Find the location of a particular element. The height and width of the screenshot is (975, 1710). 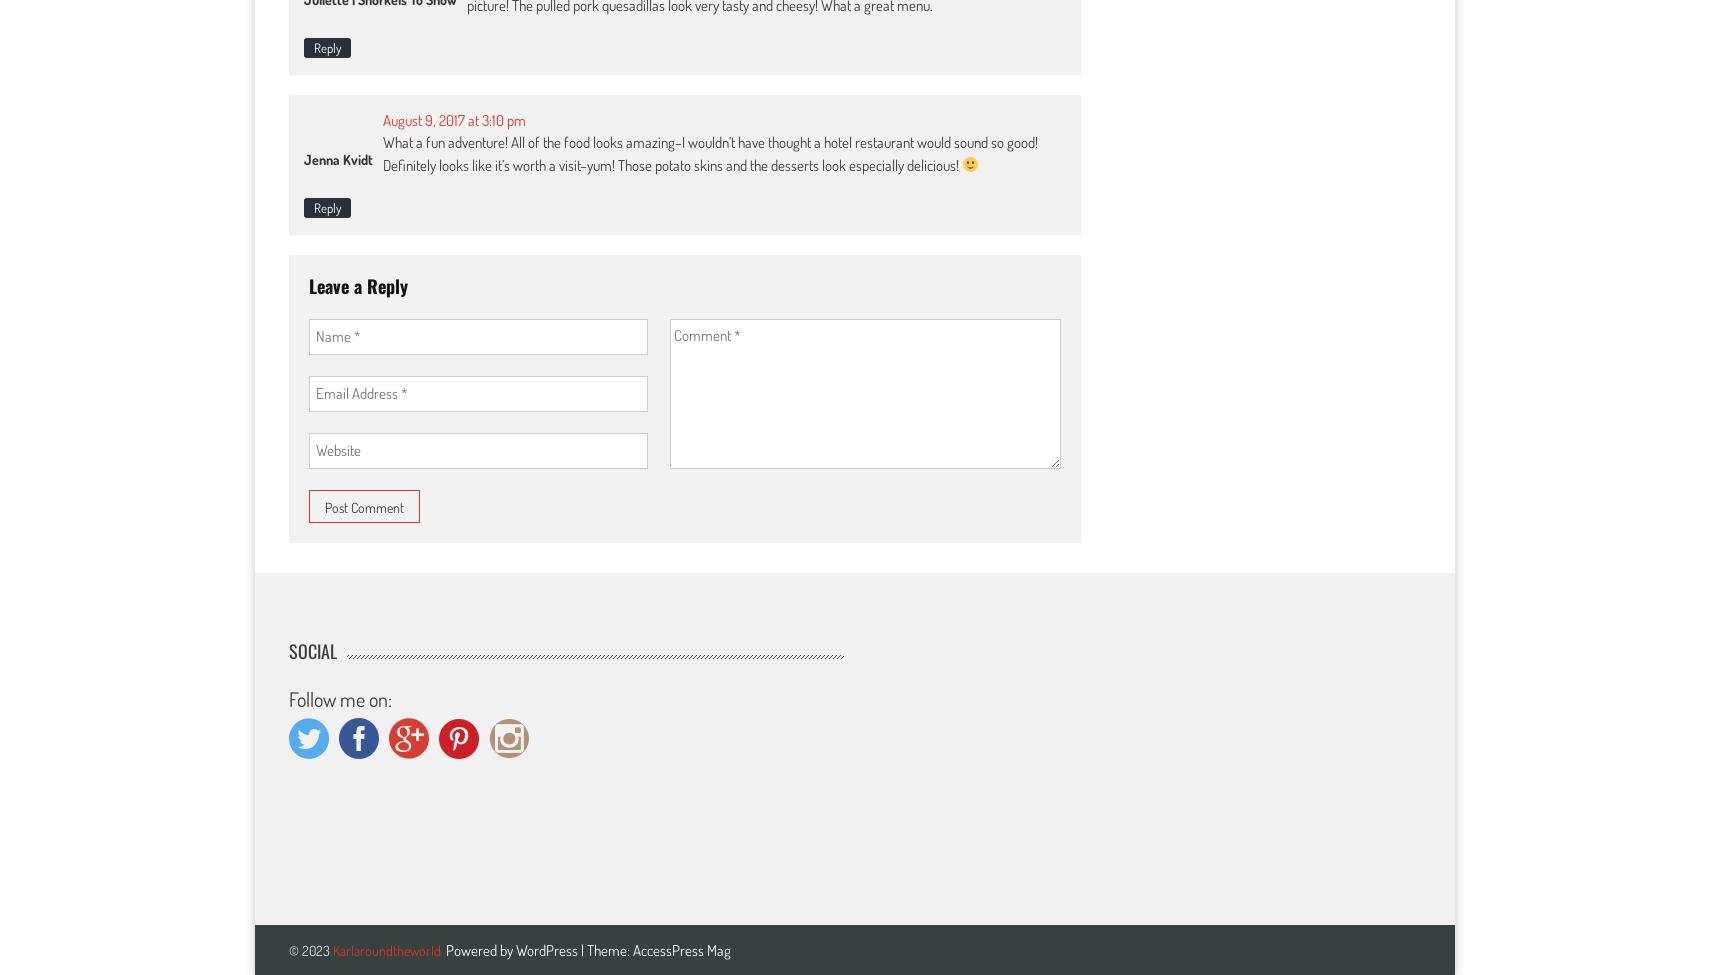

'© 2023' is located at coordinates (287, 948).